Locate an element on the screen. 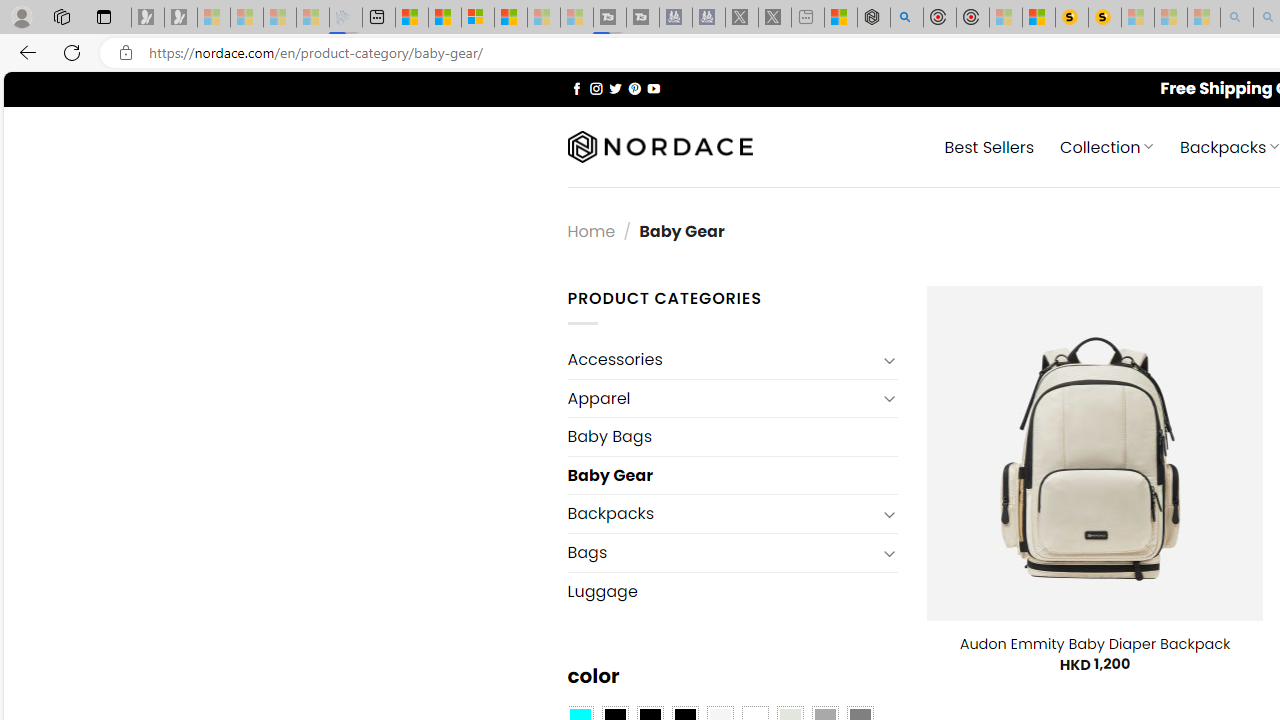 Image resolution: width=1280 pixels, height=720 pixels. 'Apparel' is located at coordinates (720, 398).